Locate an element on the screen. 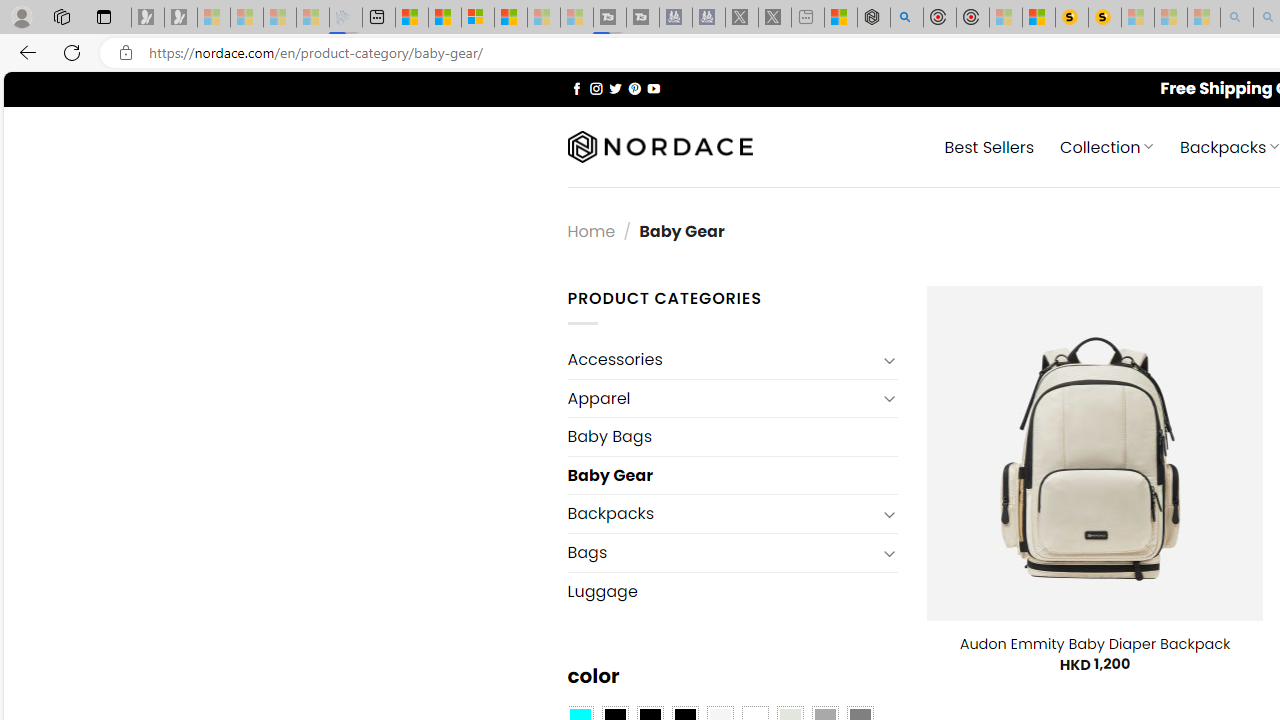 Image resolution: width=1280 pixels, height=720 pixels. 'Apparel' is located at coordinates (720, 398).